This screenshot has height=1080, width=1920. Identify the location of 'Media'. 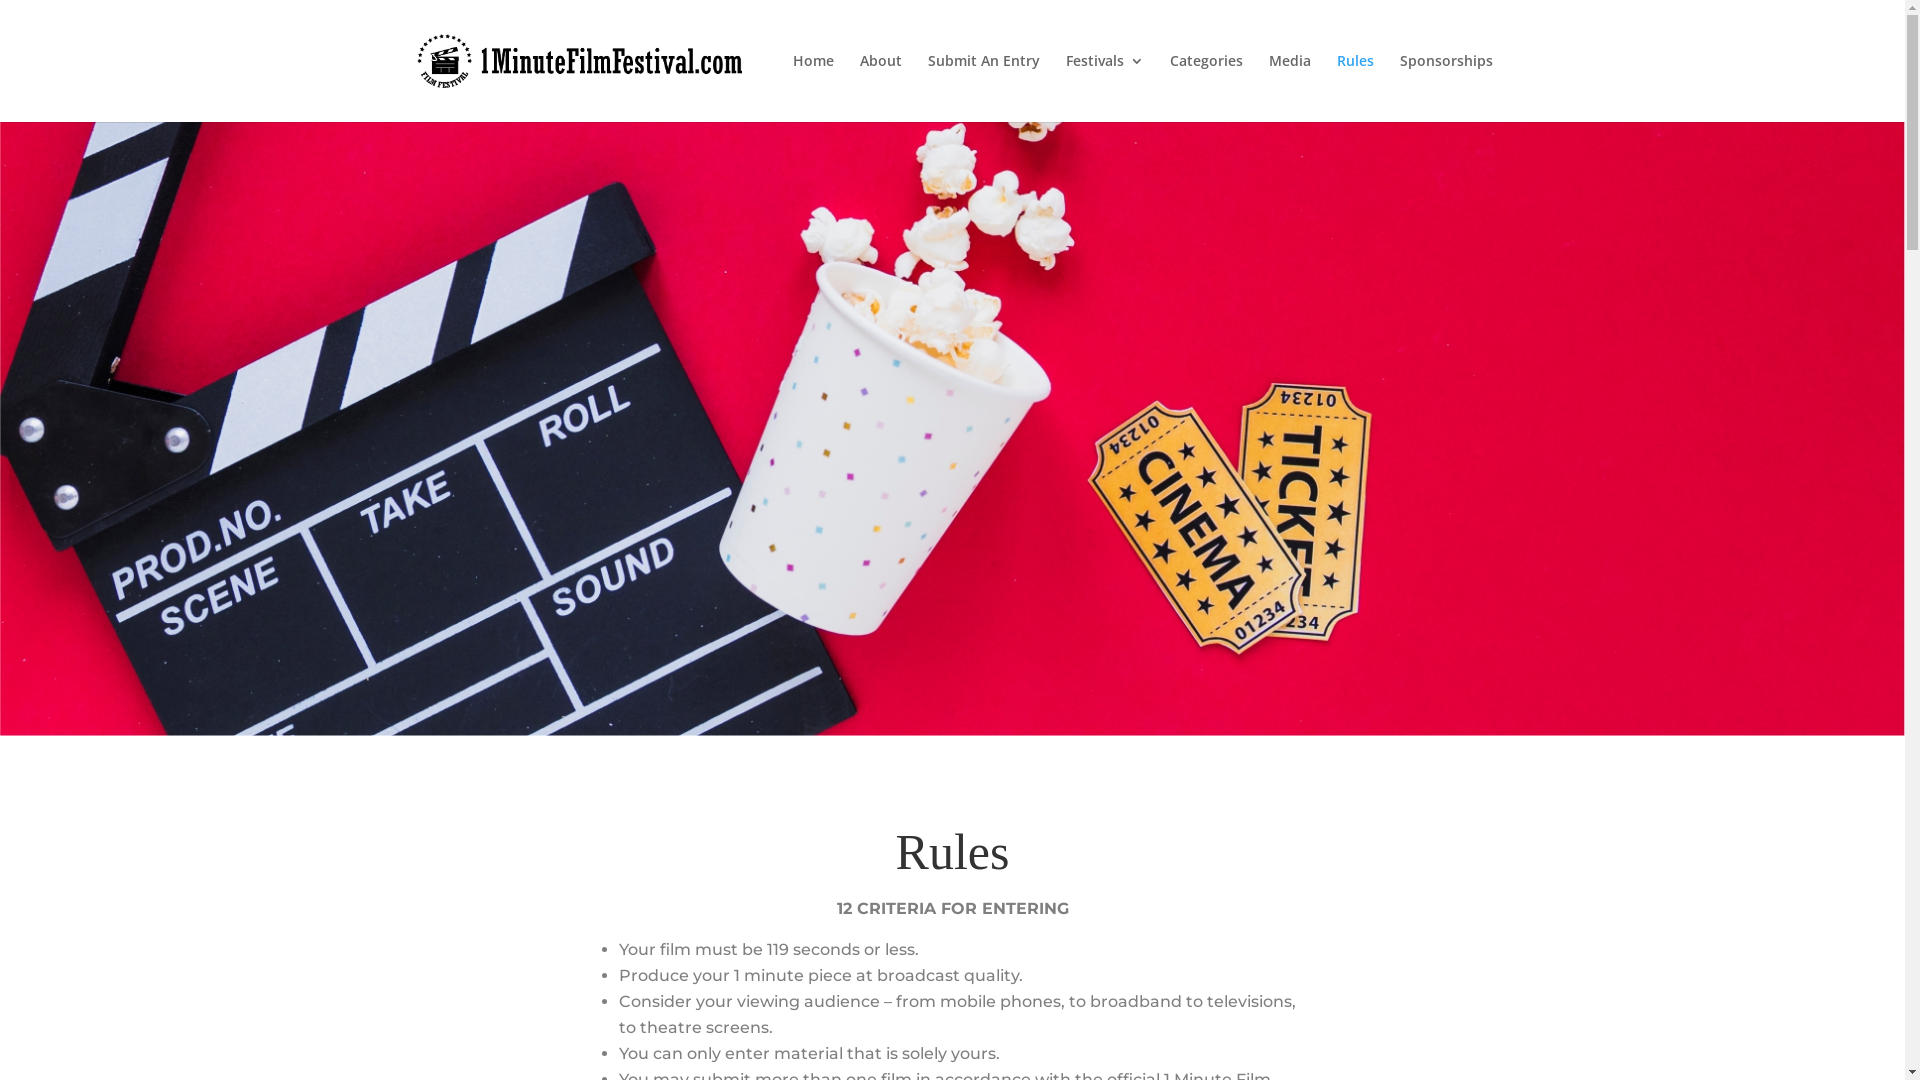
(1289, 87).